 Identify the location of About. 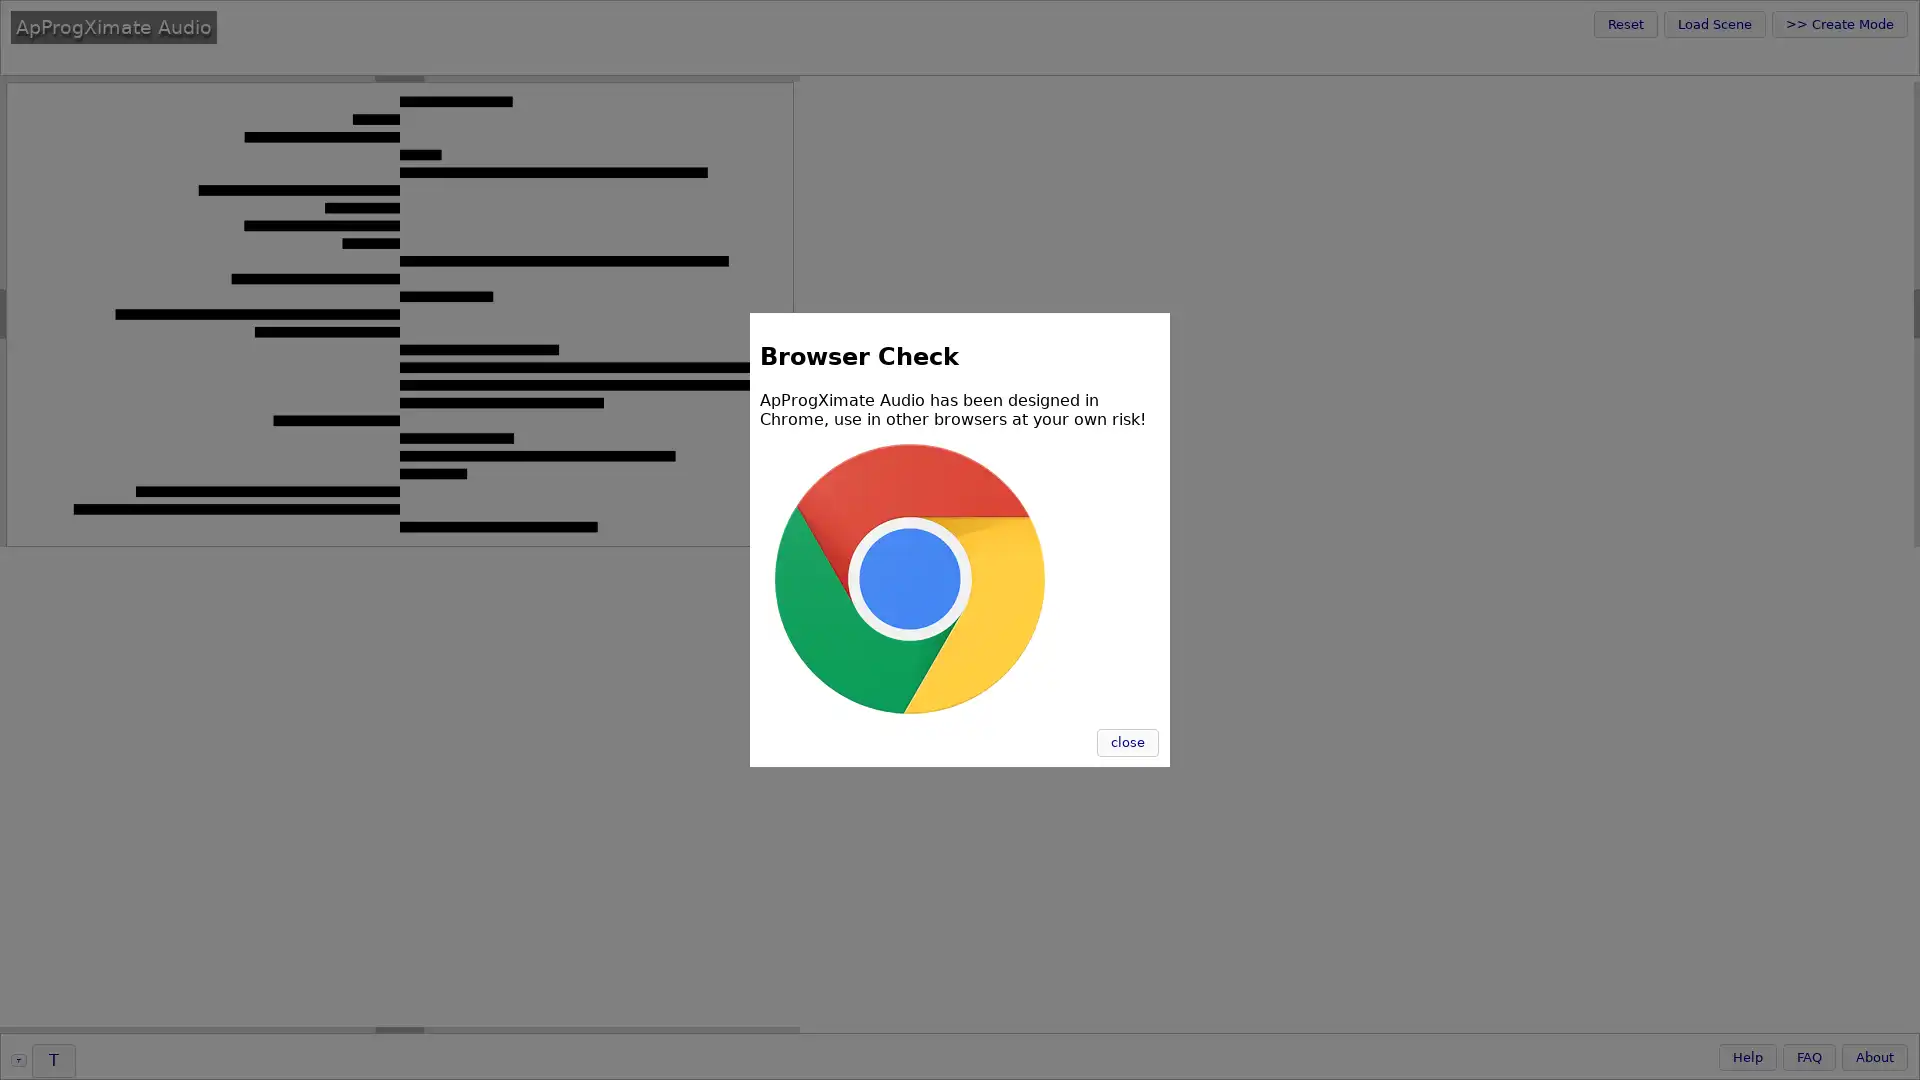
(1873, 1047).